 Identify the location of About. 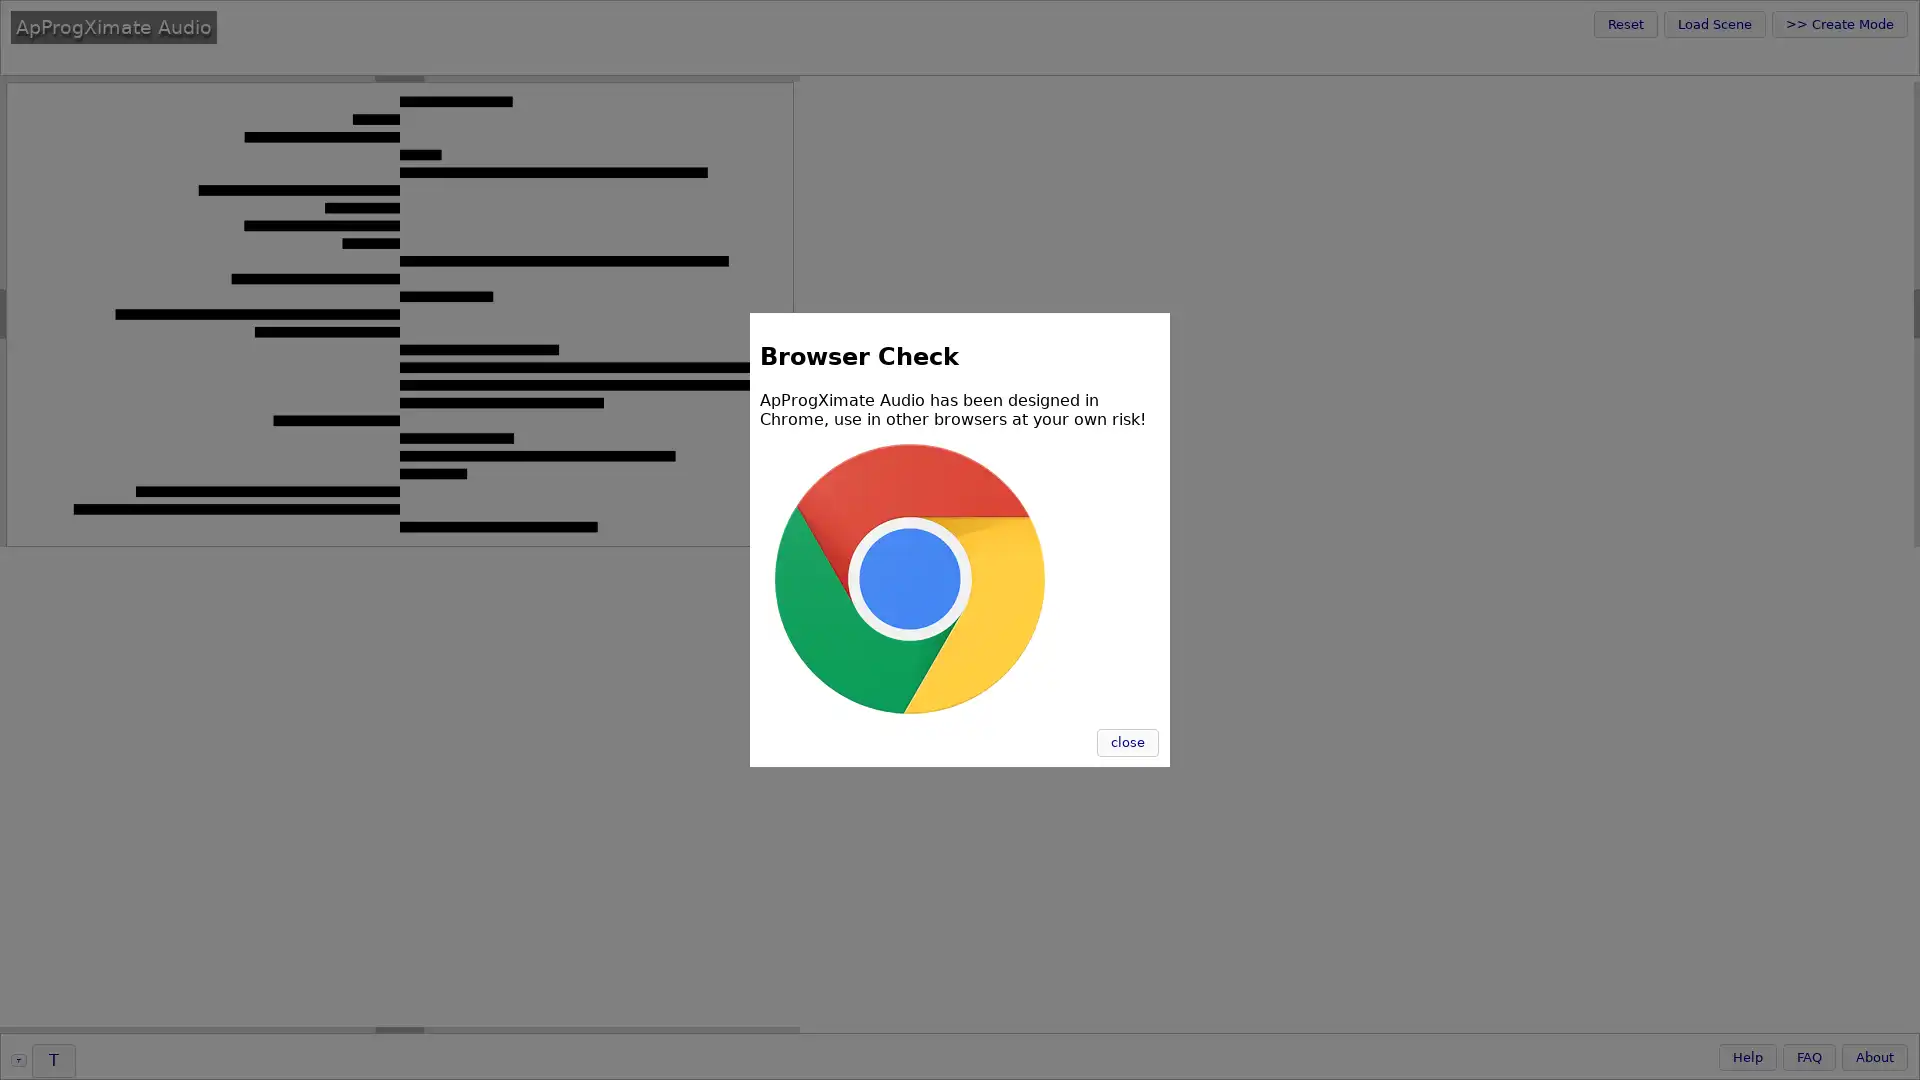
(1873, 1047).